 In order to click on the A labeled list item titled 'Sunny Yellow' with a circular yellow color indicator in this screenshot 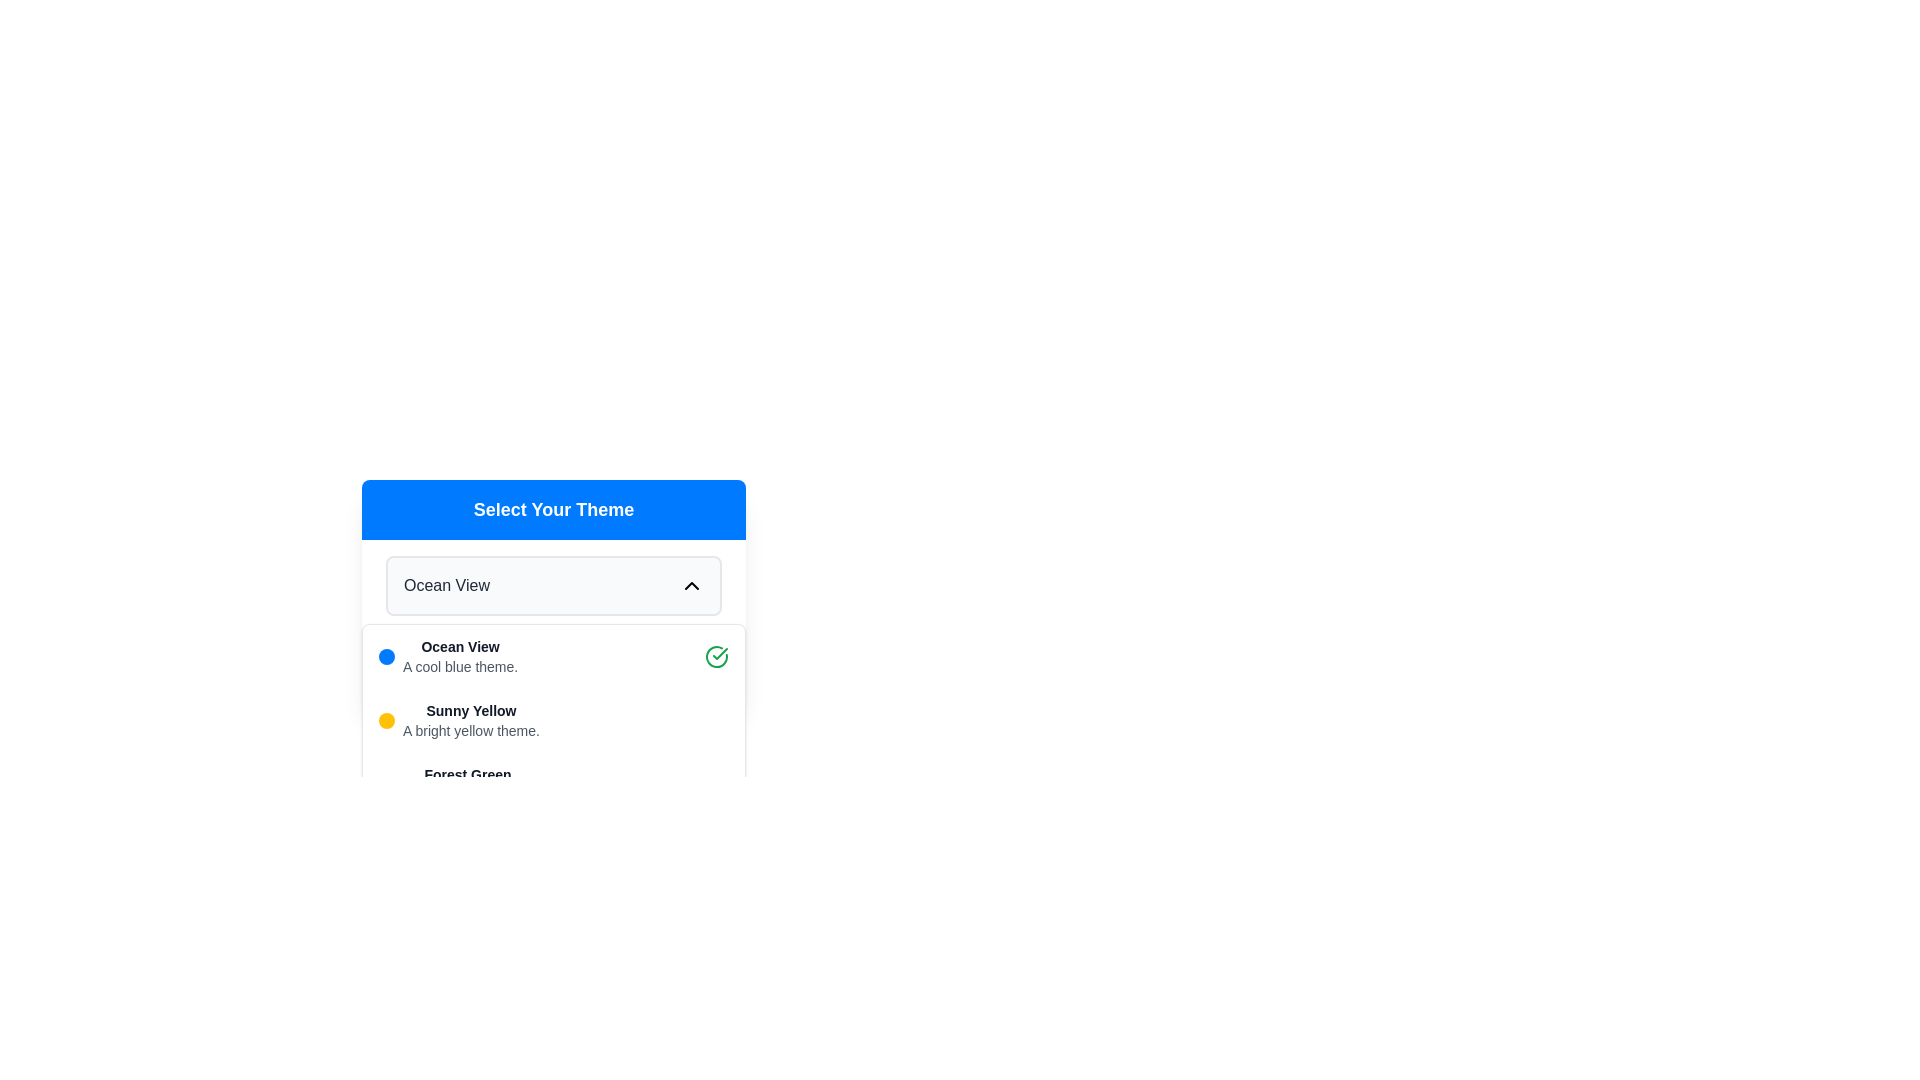, I will do `click(458, 721)`.